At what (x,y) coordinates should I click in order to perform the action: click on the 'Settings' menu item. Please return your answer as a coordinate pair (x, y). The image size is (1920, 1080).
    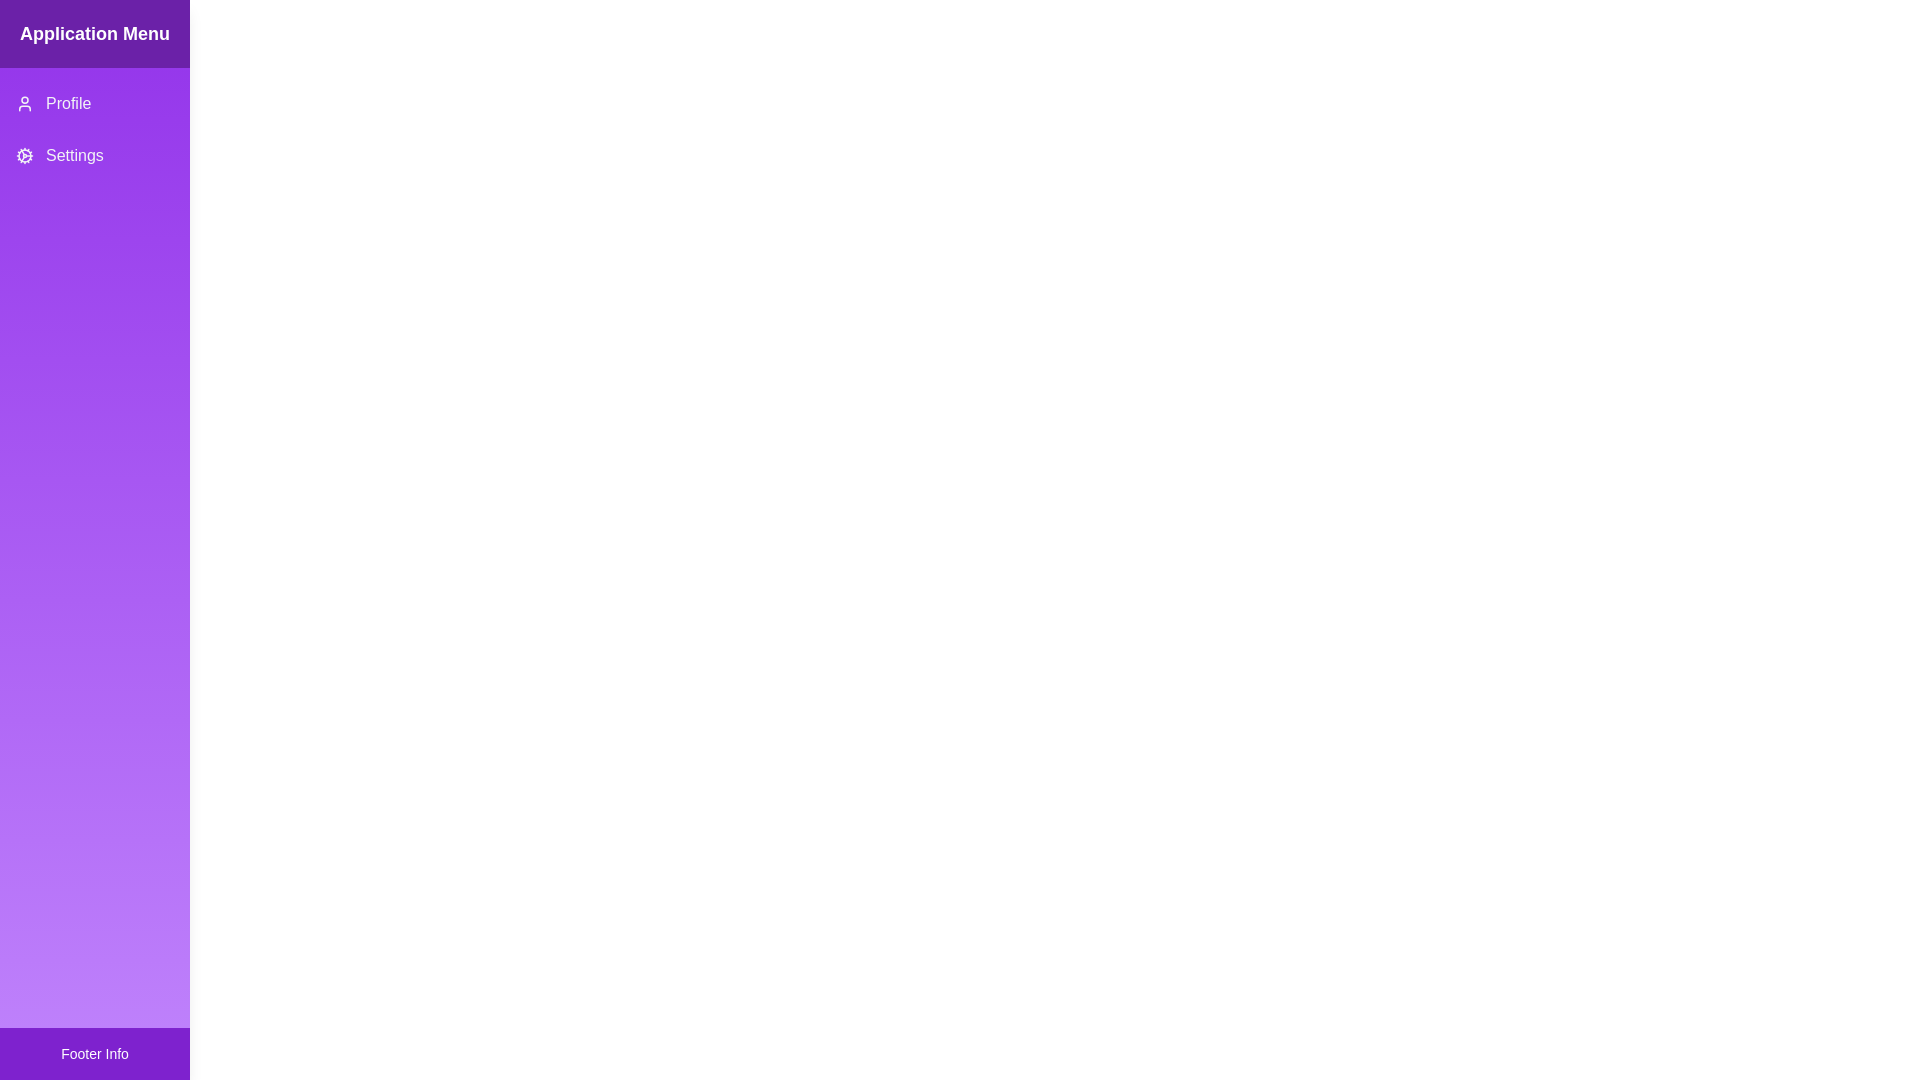
    Looking at the image, I should click on (94, 154).